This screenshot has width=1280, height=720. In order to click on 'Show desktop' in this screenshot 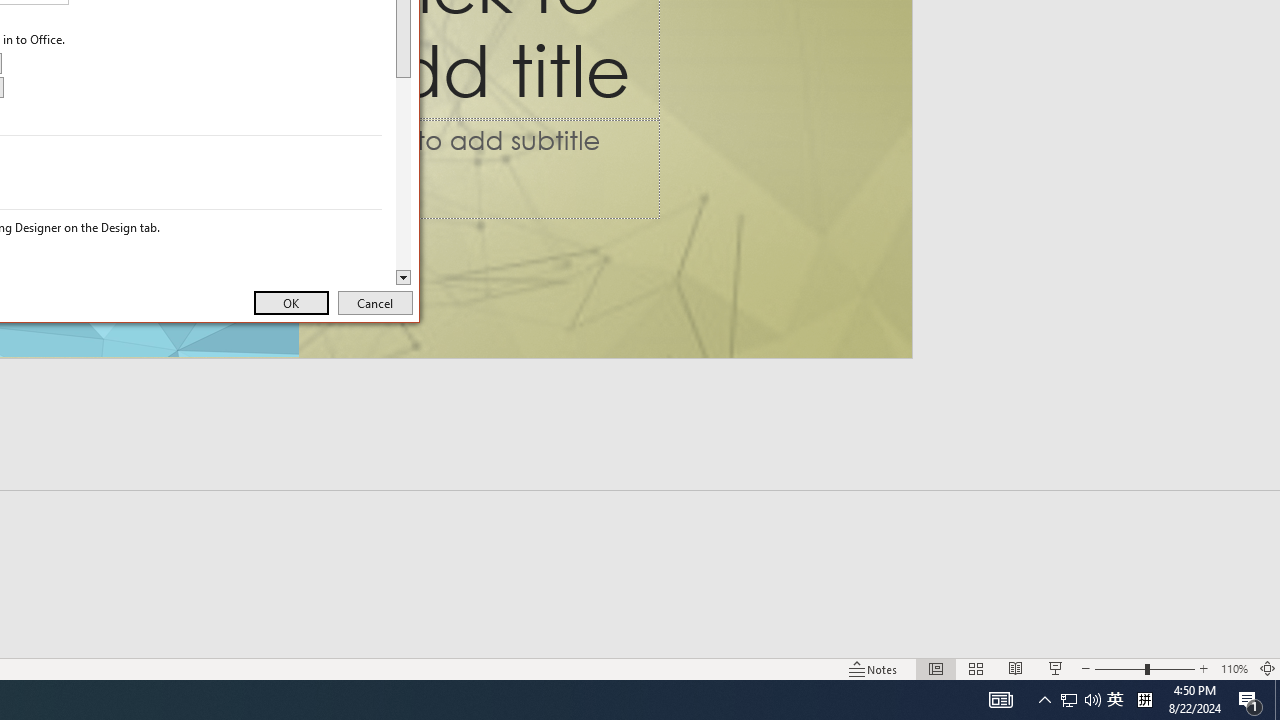, I will do `click(1276, 698)`.